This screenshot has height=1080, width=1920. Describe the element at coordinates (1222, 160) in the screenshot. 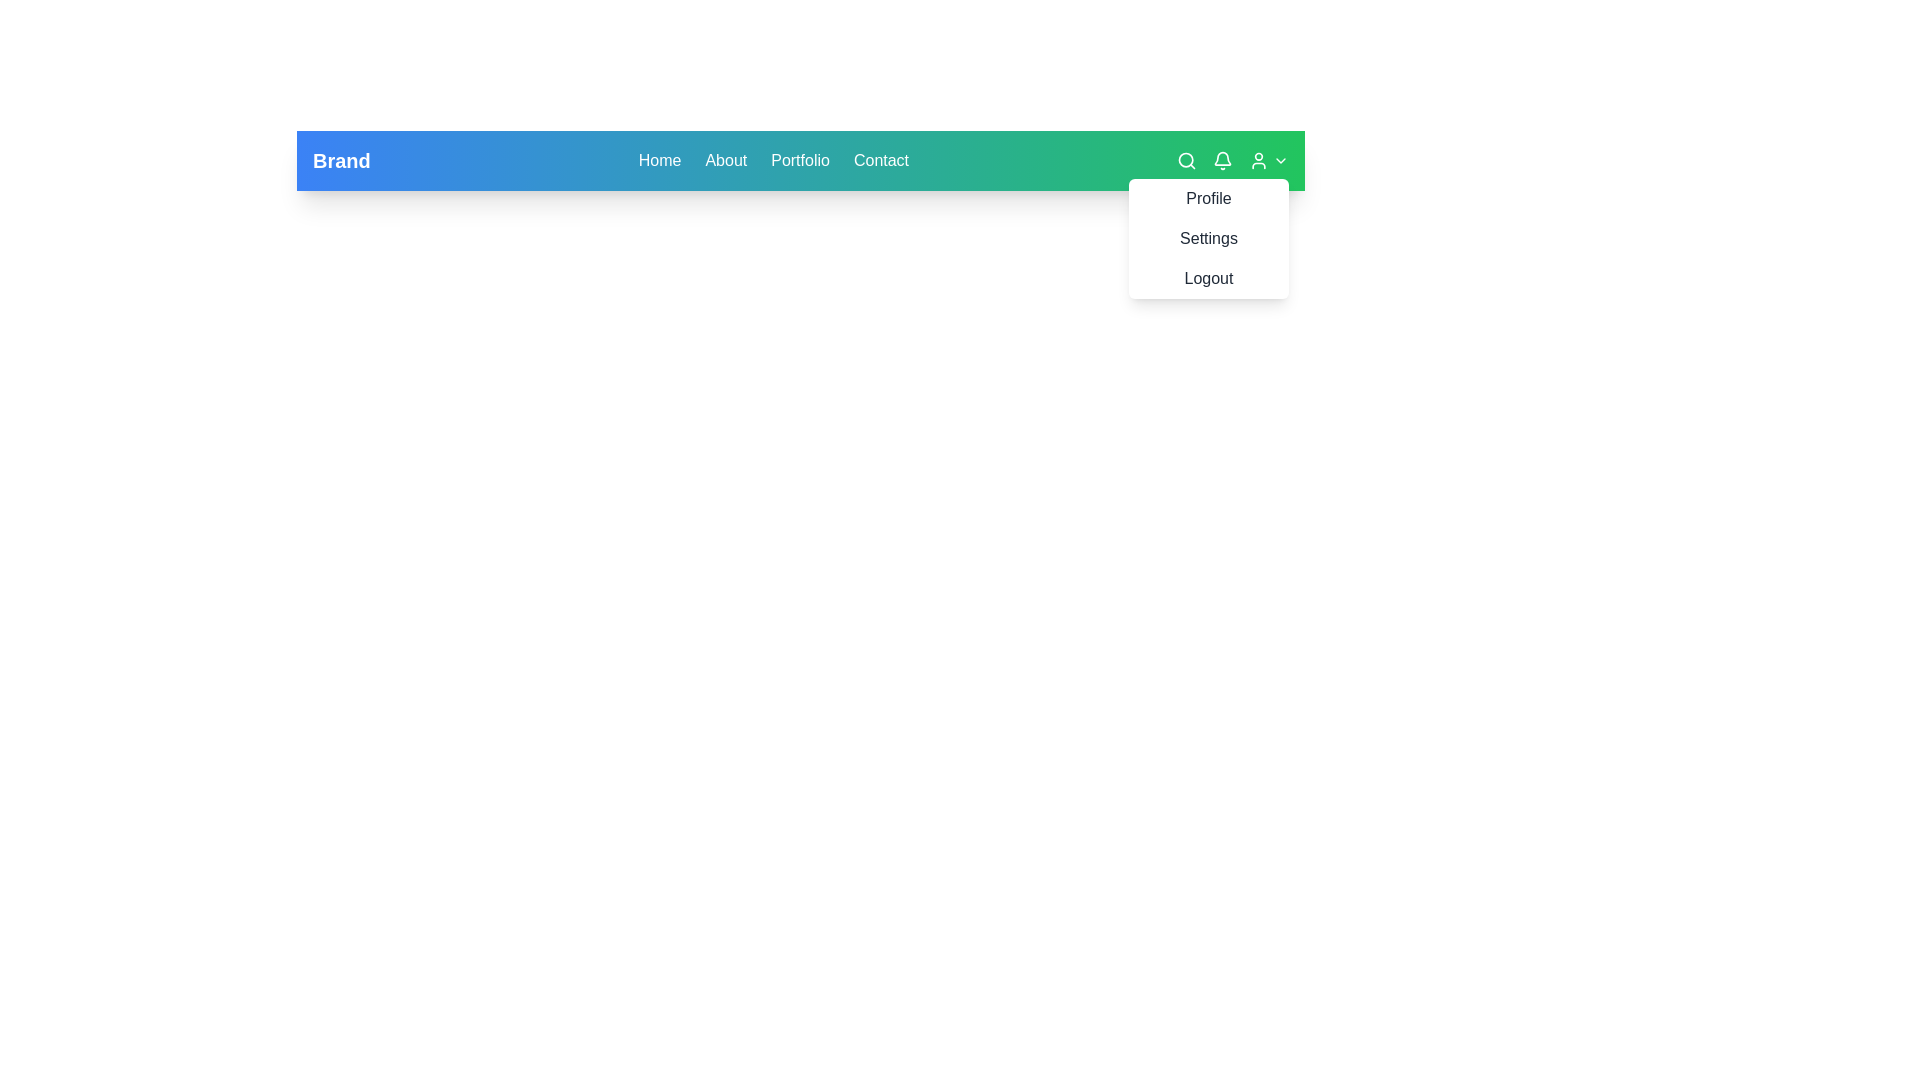

I see `the bell-shaped notification icon with a green background and white outline located in the top-right corner of the interface` at that location.